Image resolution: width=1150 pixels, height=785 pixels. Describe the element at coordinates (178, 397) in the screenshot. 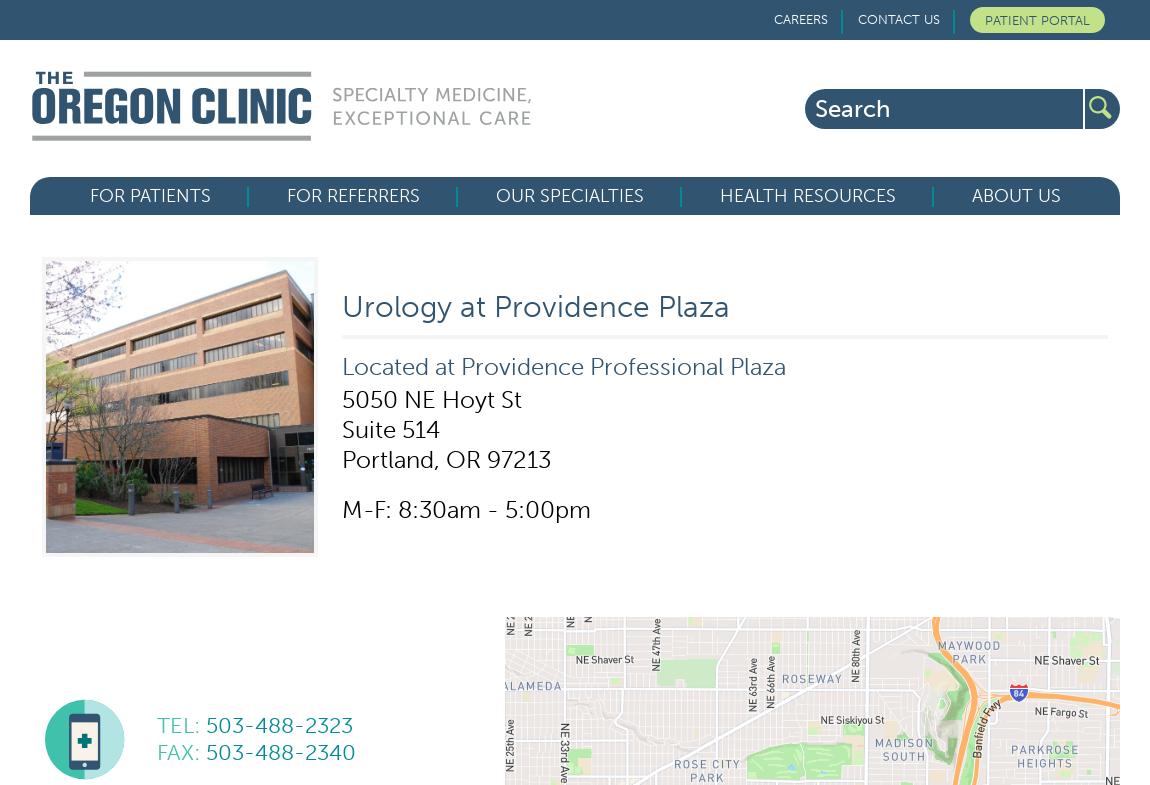

I see `'Insurance Information'` at that location.